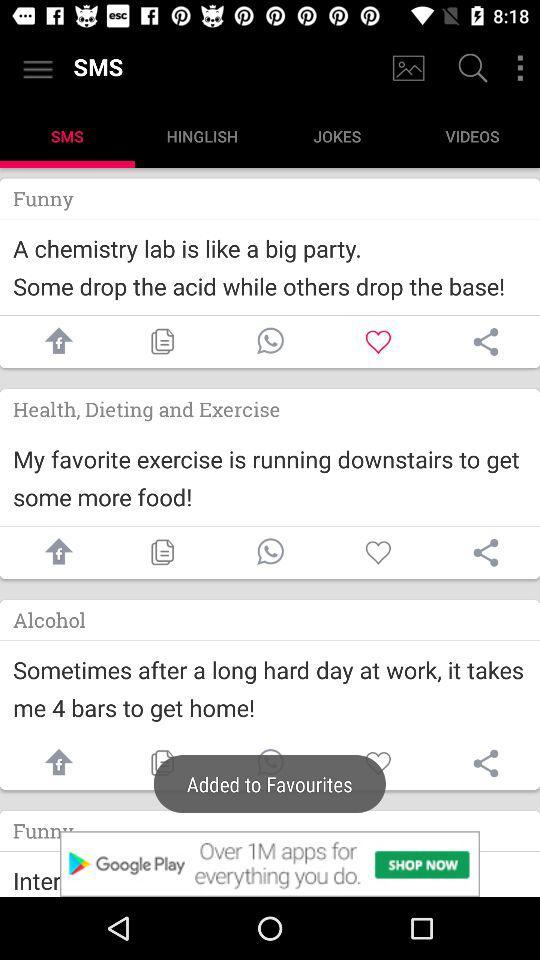  Describe the element at coordinates (270, 863) in the screenshot. I see `advertisement in new app` at that location.